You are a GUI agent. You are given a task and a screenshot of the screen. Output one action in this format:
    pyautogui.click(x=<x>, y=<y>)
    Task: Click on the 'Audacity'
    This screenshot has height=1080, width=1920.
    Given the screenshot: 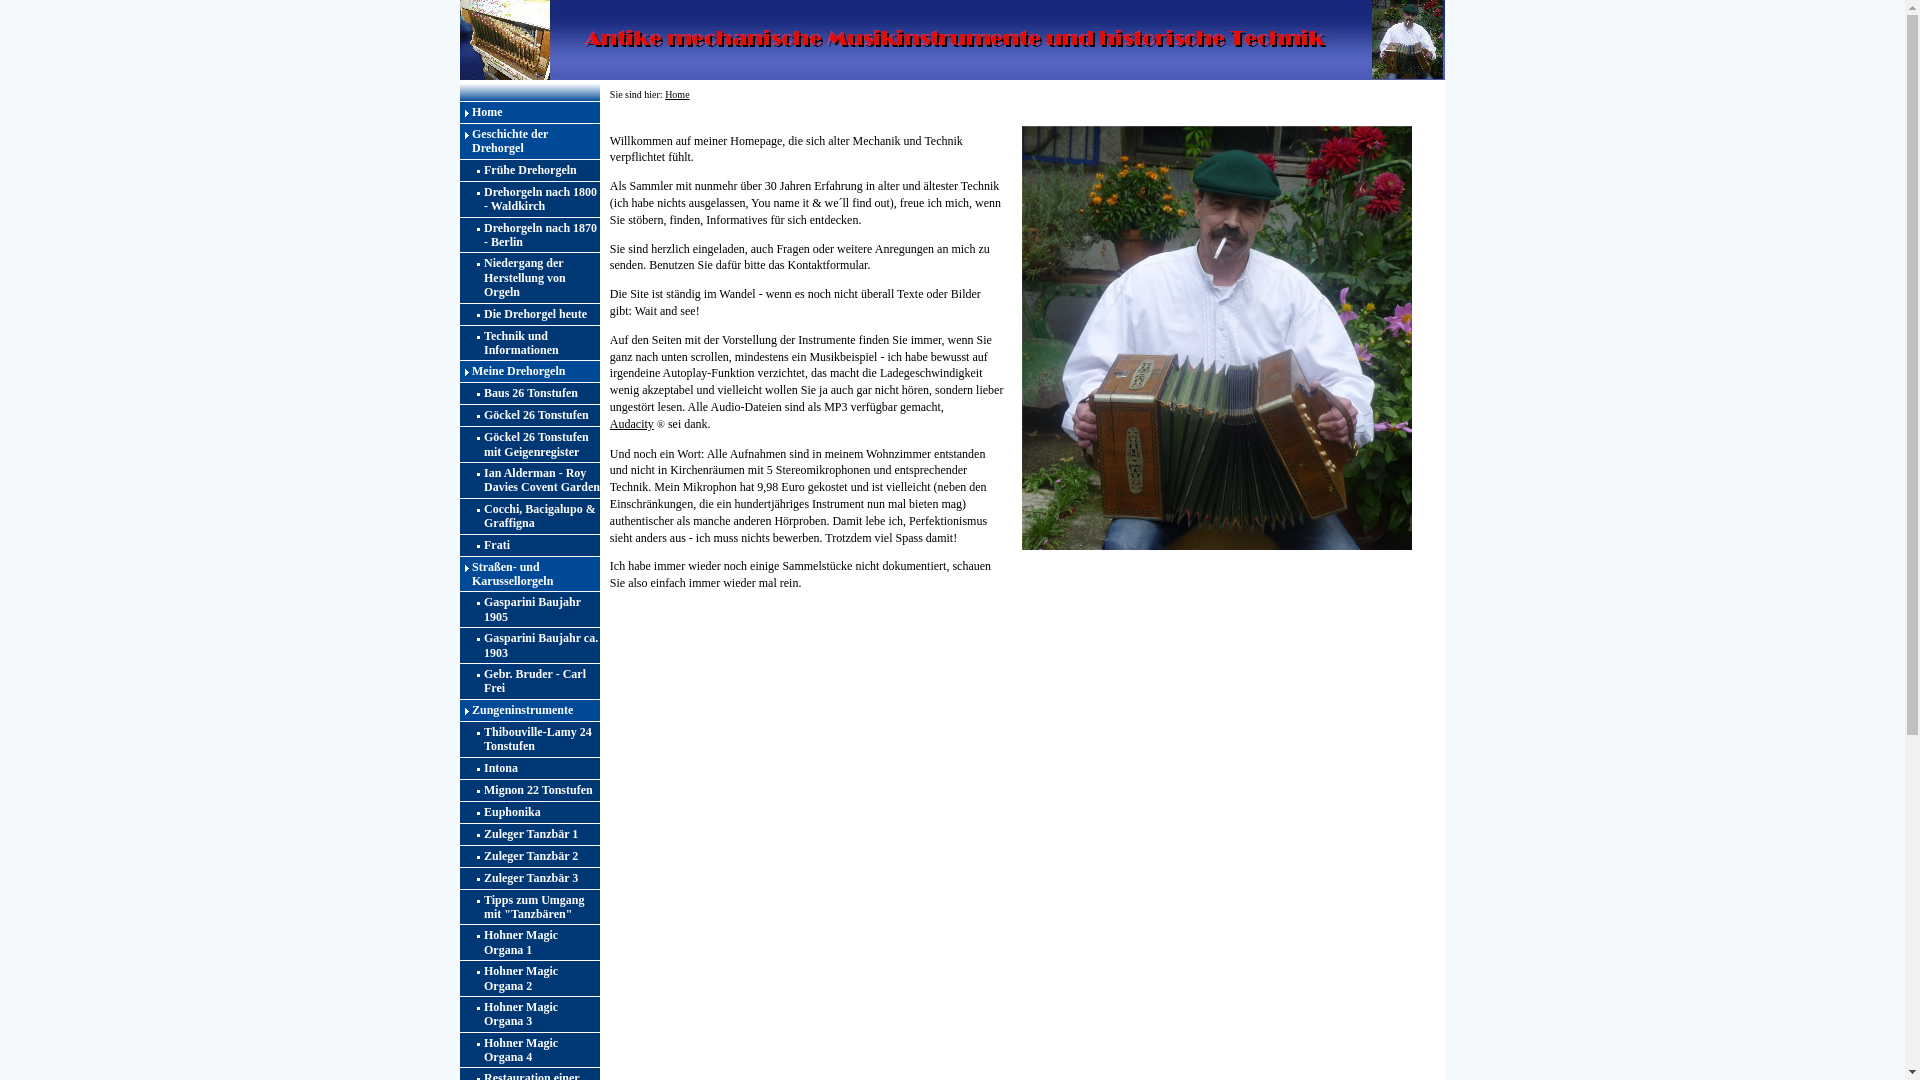 What is the action you would take?
    pyautogui.click(x=608, y=423)
    